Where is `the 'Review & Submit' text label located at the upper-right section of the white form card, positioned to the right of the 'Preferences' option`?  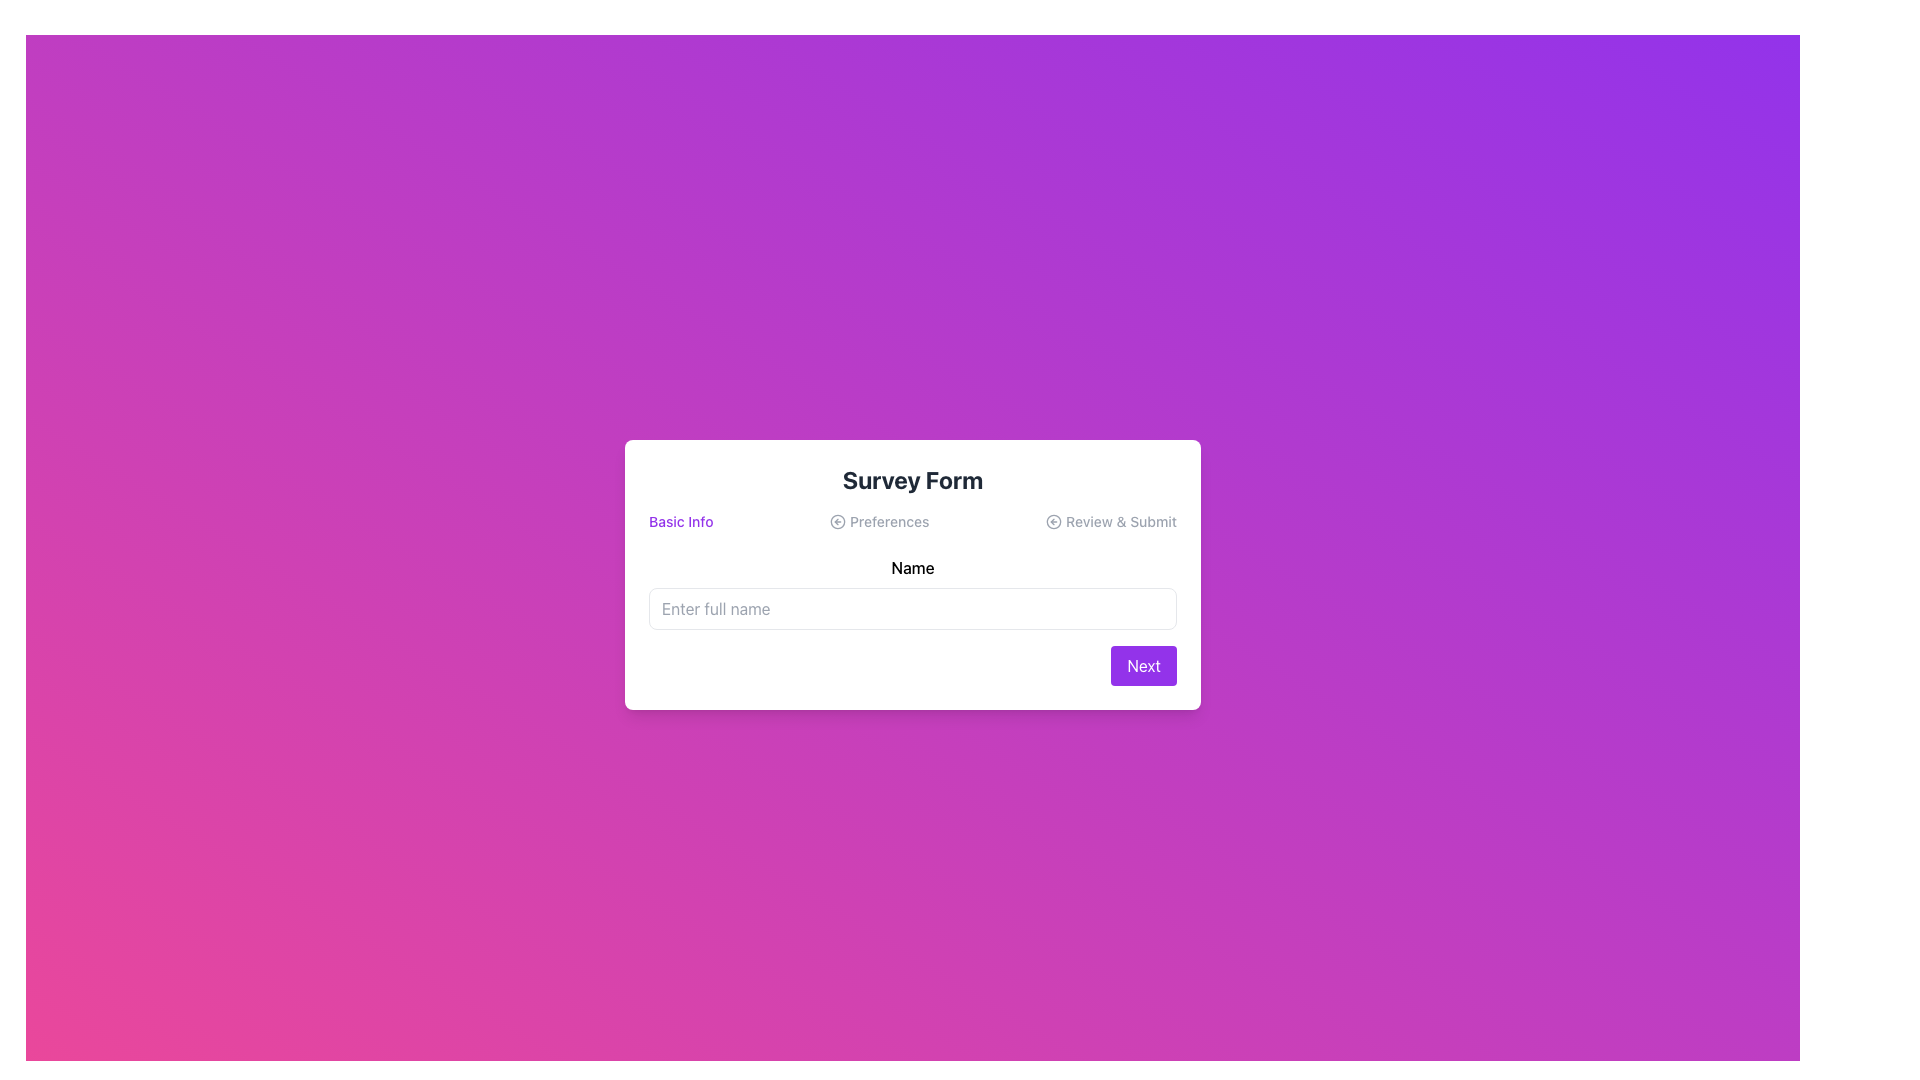 the 'Review & Submit' text label located at the upper-right section of the white form card, positioned to the right of the 'Preferences' option is located at coordinates (1110, 520).